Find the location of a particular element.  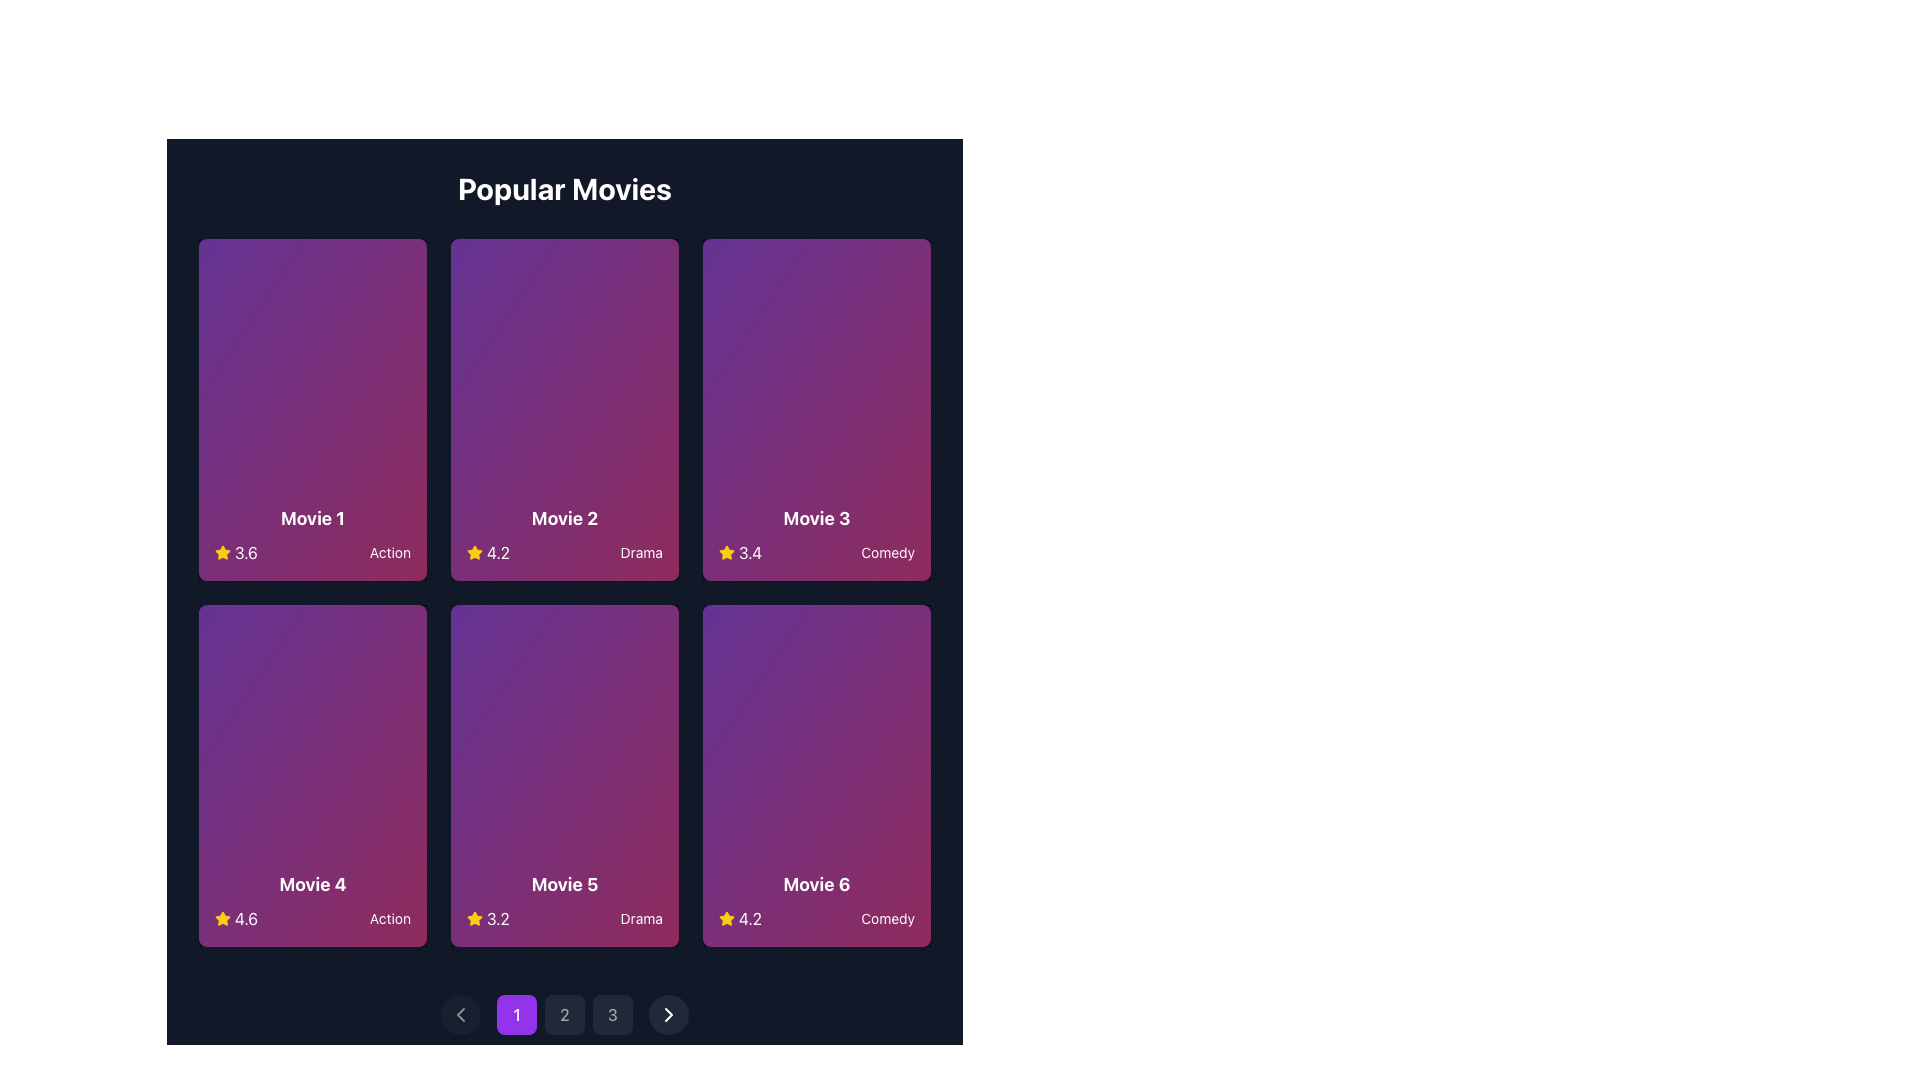

the 'Comedy' label in small white font located at the bottom-right corner of the 'Movie 6' card is located at coordinates (887, 918).